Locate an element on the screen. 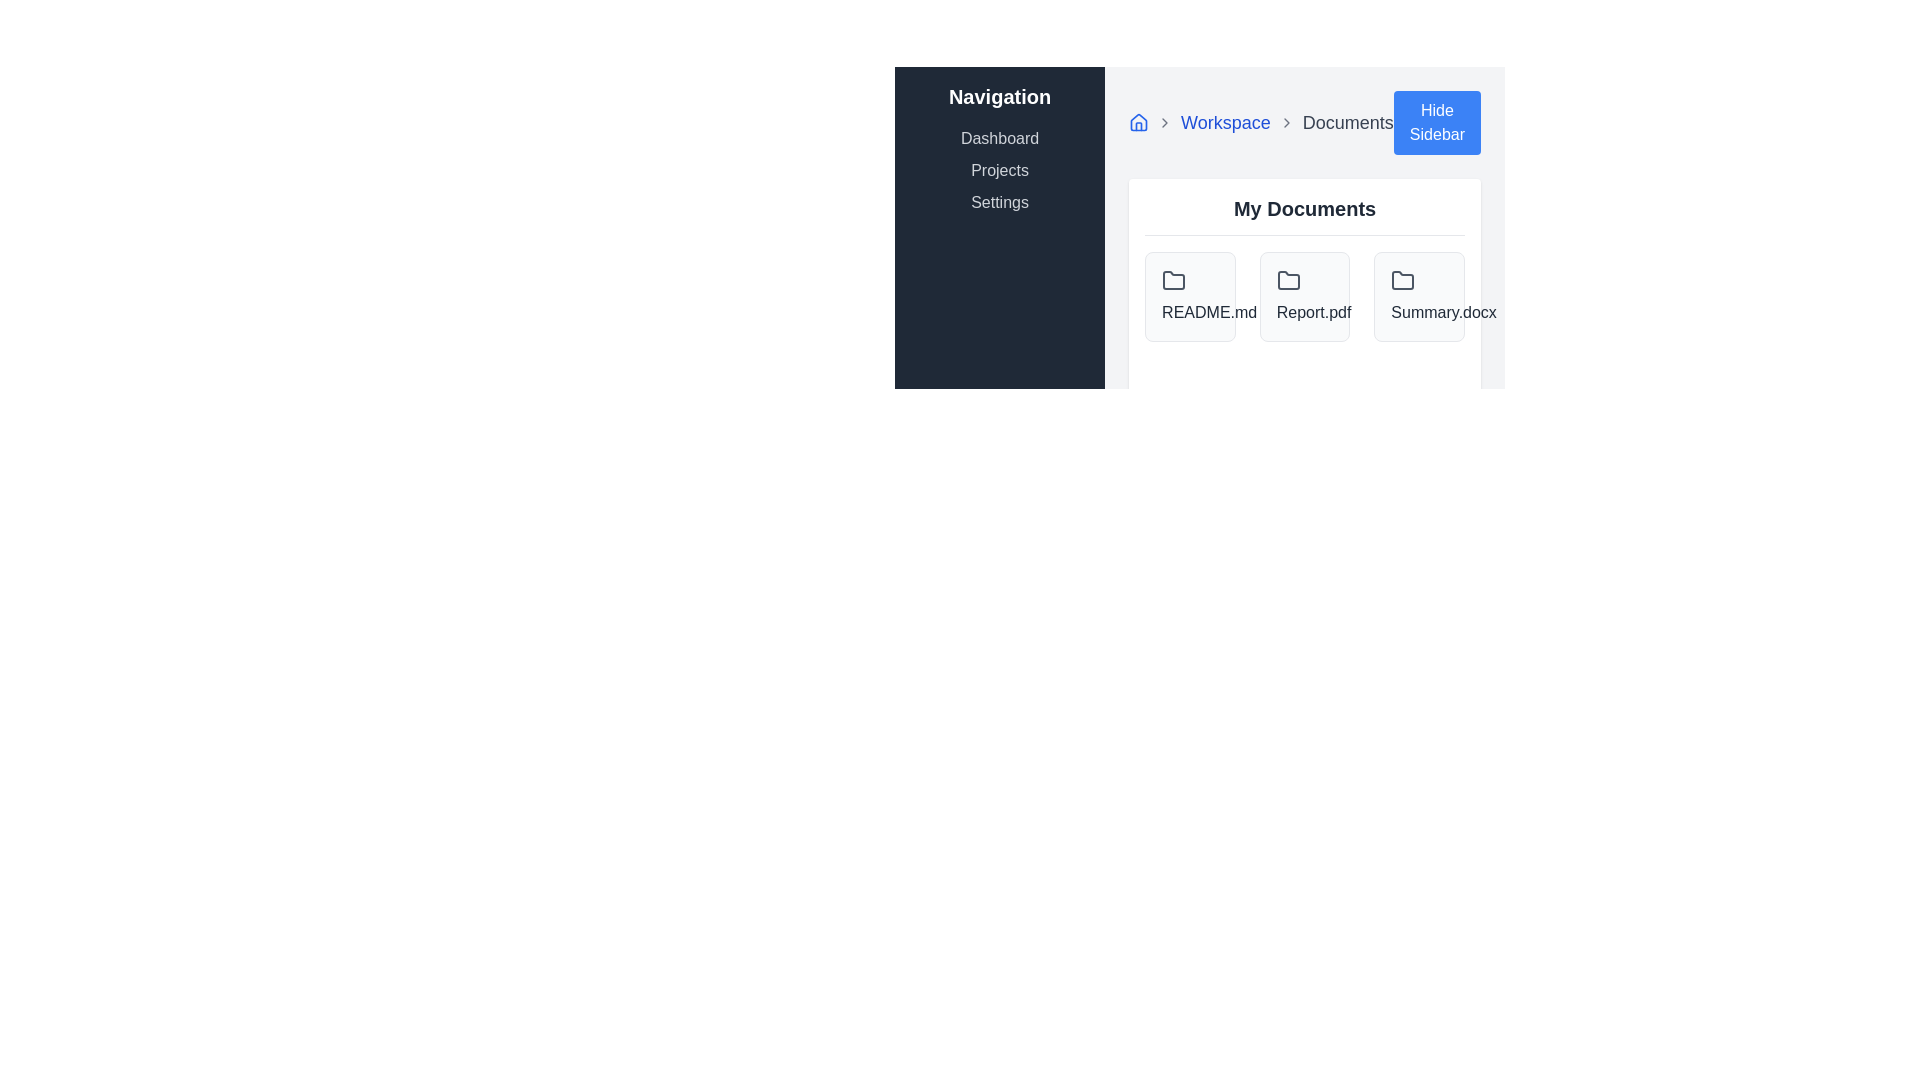 The width and height of the screenshot is (1920, 1080). the text label displaying the file name 'Summary.docx' is located at coordinates (1418, 312).